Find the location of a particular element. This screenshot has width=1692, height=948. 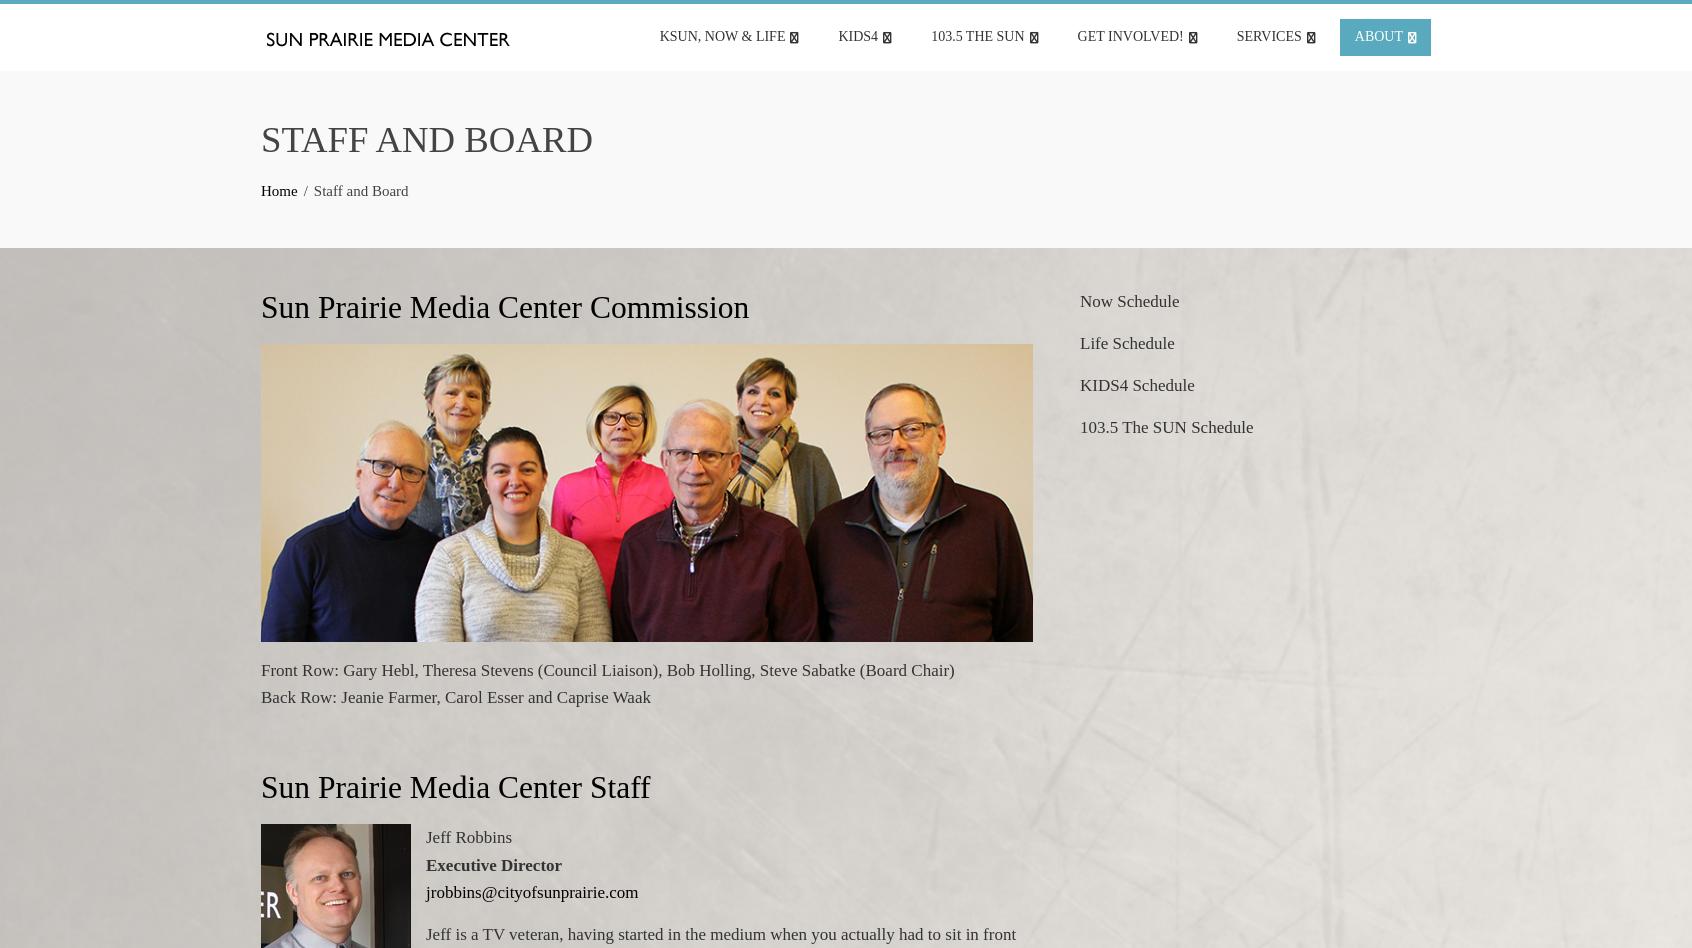

'Home' is located at coordinates (279, 188).